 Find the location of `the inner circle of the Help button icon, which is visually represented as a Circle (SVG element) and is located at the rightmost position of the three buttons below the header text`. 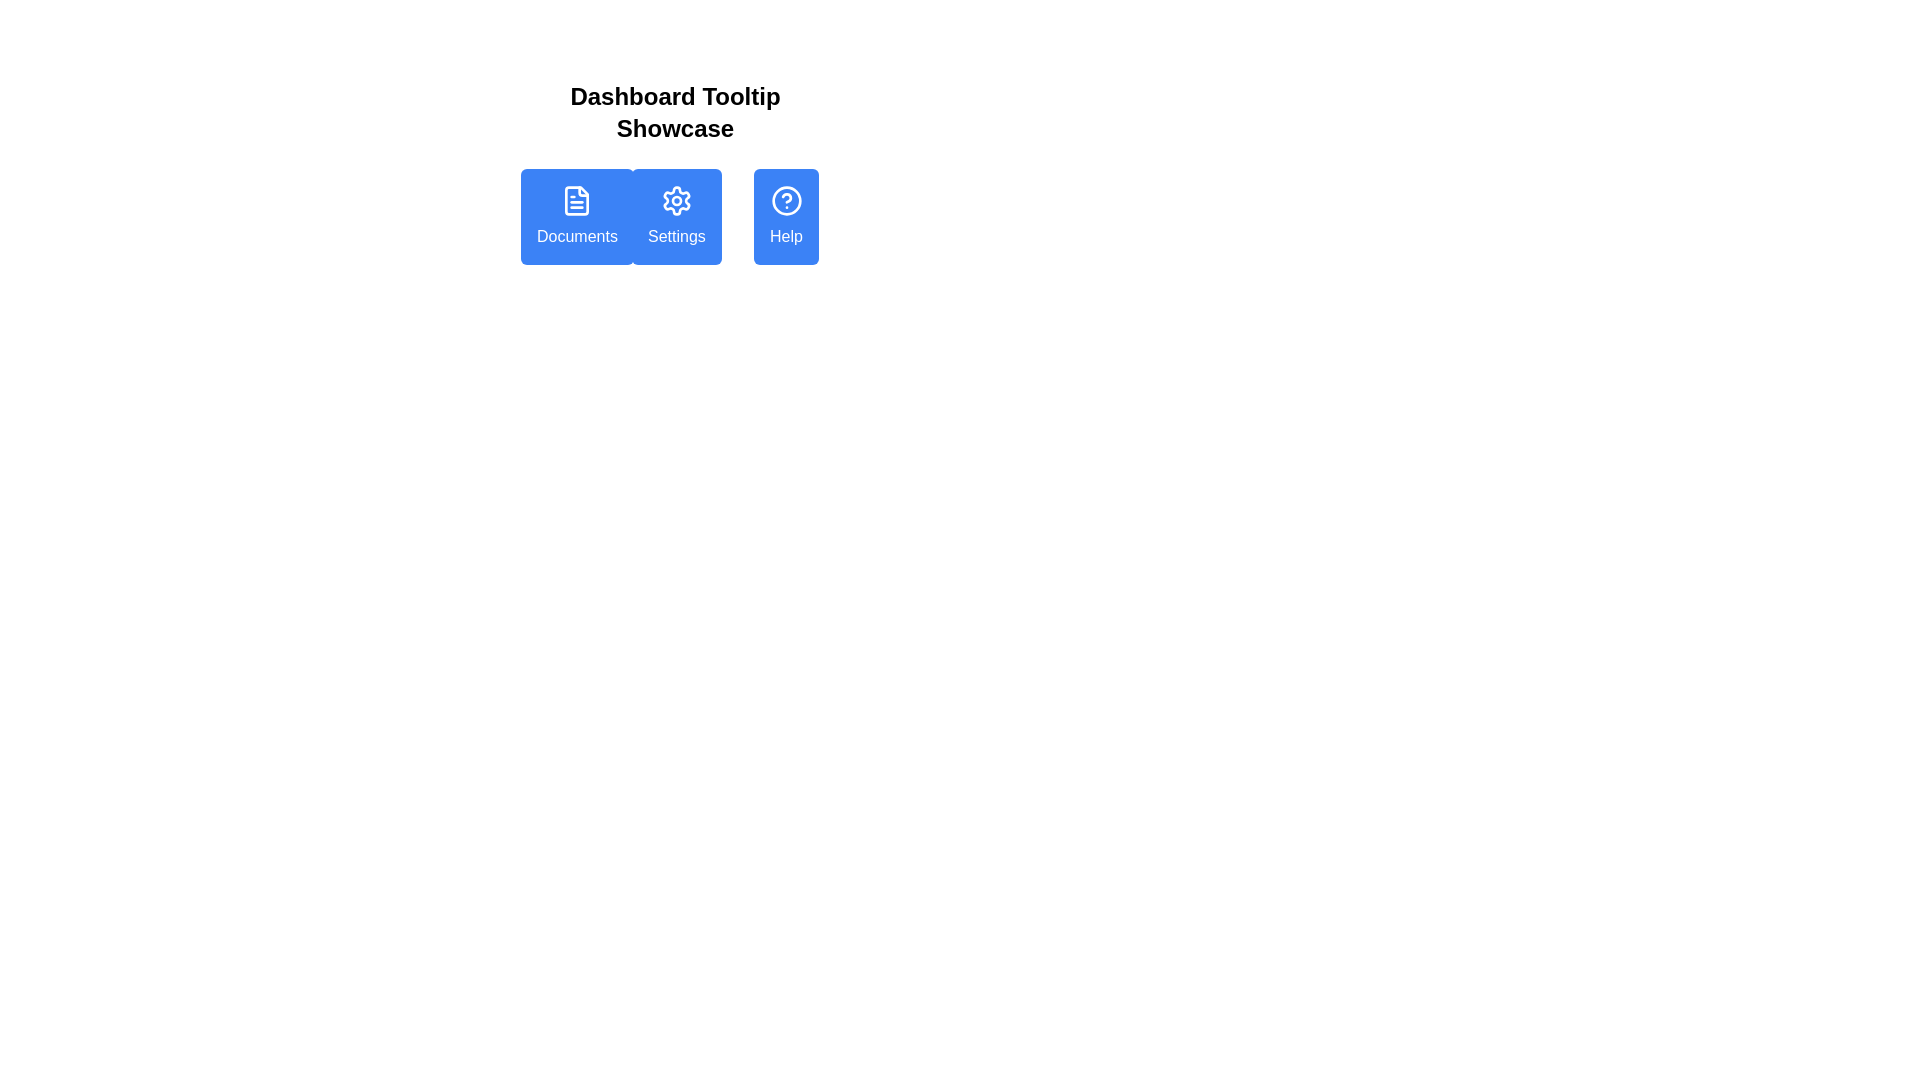

the inner circle of the Help button icon, which is visually represented as a Circle (SVG element) and is located at the rightmost position of the three buttons below the header text is located at coordinates (785, 200).